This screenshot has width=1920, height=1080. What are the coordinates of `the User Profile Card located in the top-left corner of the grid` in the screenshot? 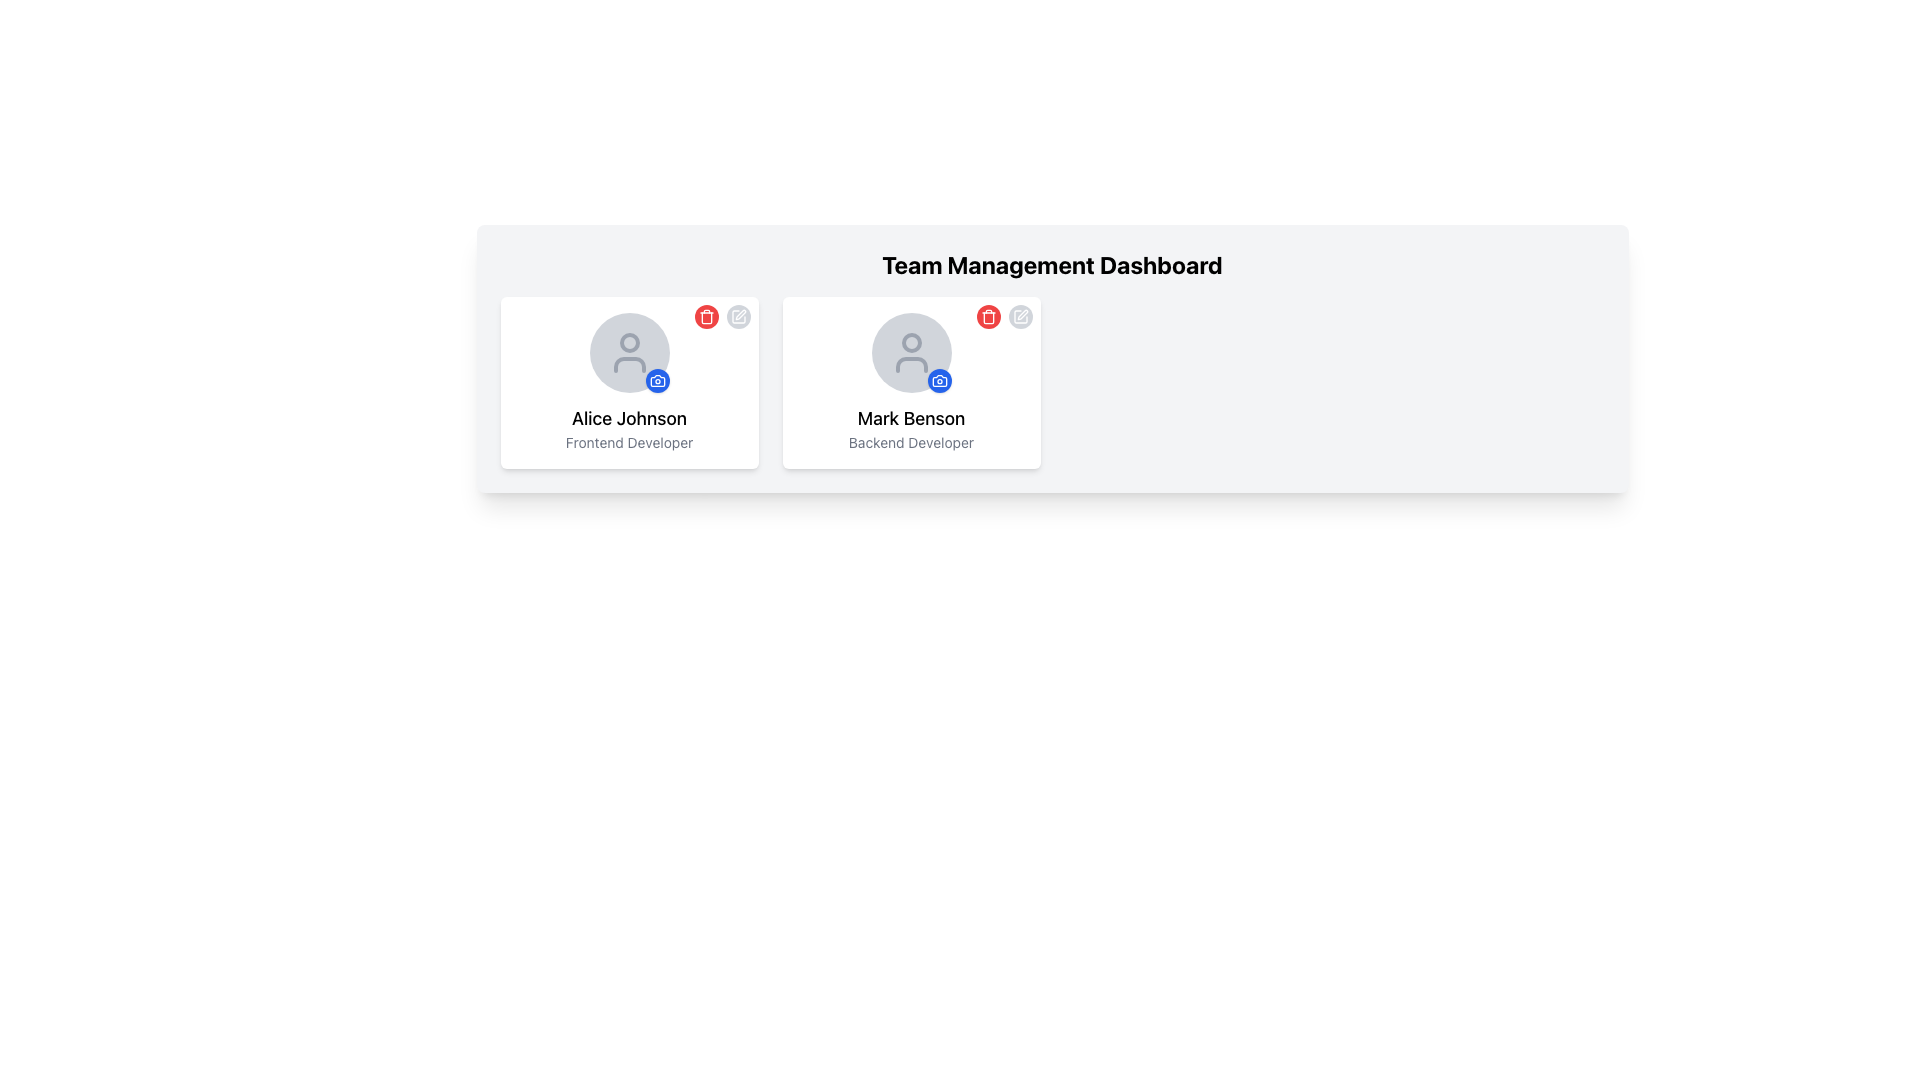 It's located at (628, 382).